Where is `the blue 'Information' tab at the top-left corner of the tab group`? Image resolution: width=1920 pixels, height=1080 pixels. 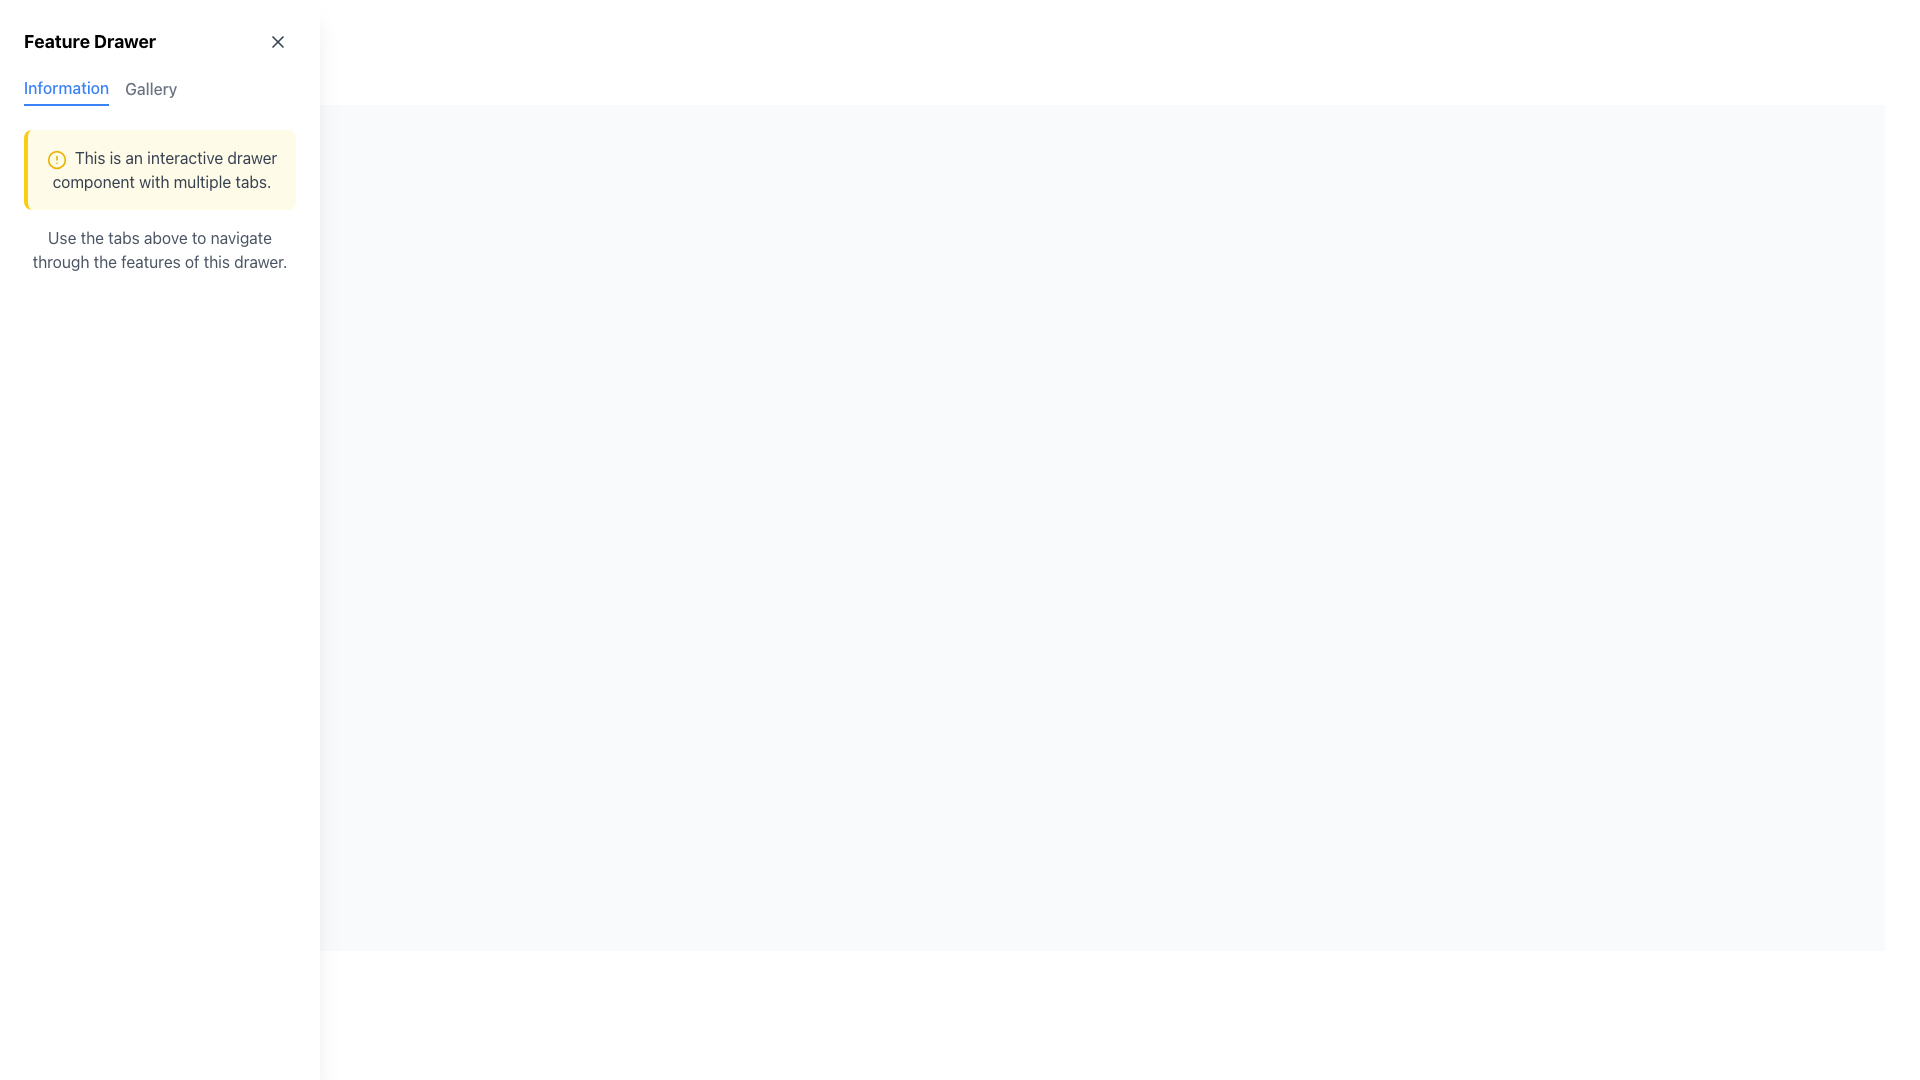
the blue 'Information' tab at the top-left corner of the tab group is located at coordinates (66, 91).